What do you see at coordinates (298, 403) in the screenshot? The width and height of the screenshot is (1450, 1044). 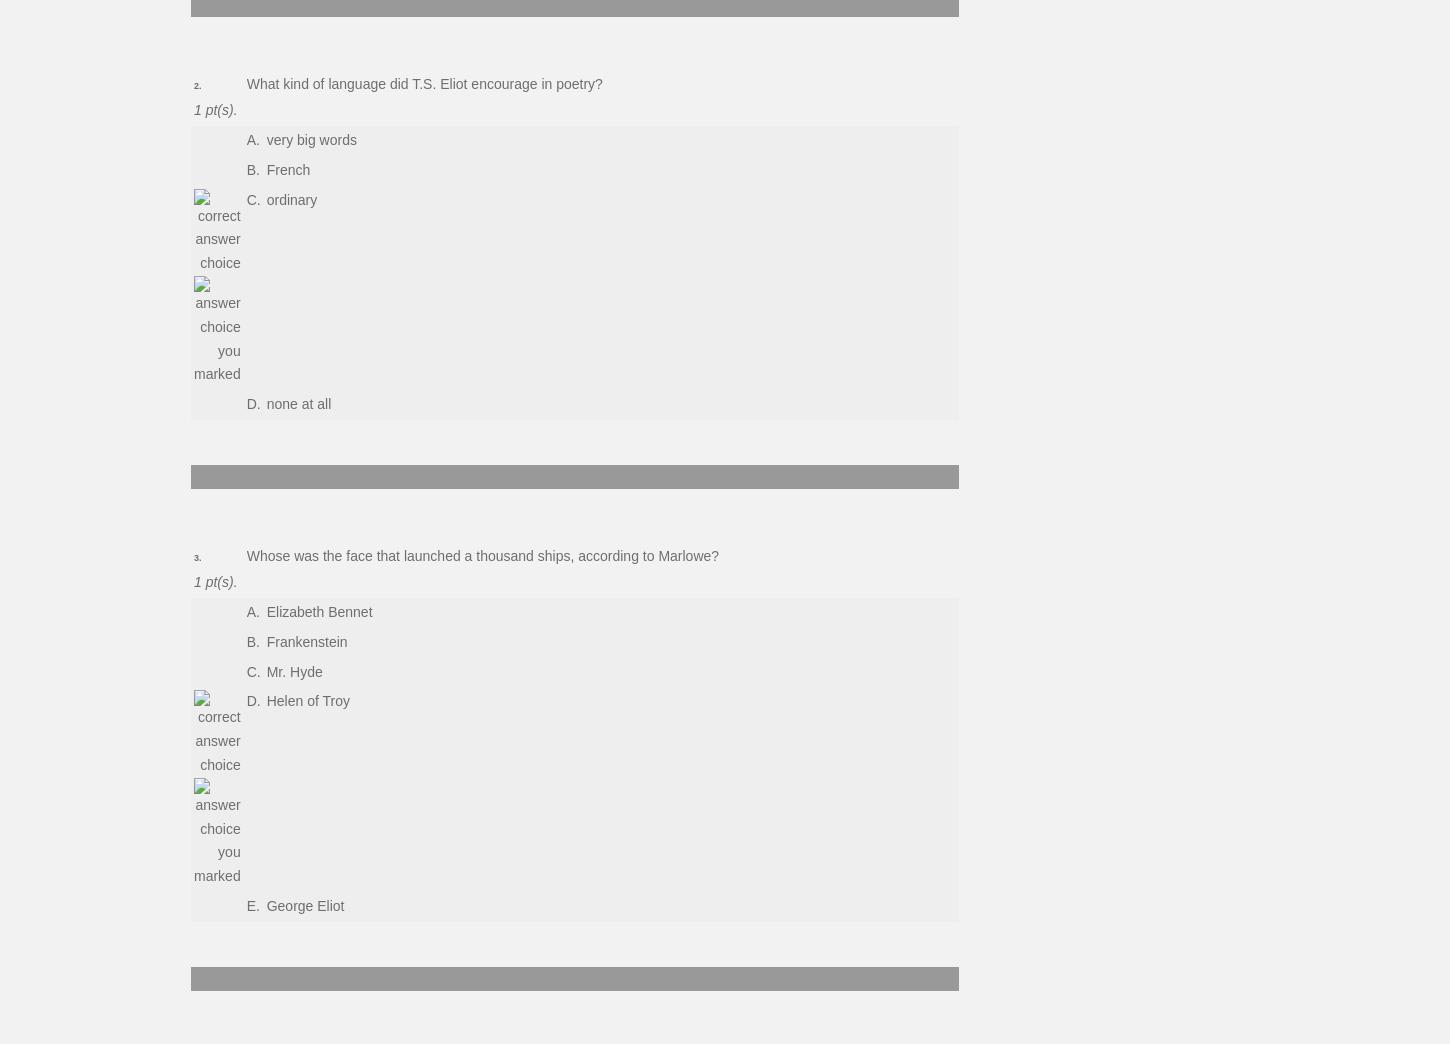 I see `'none at all'` at bounding box center [298, 403].